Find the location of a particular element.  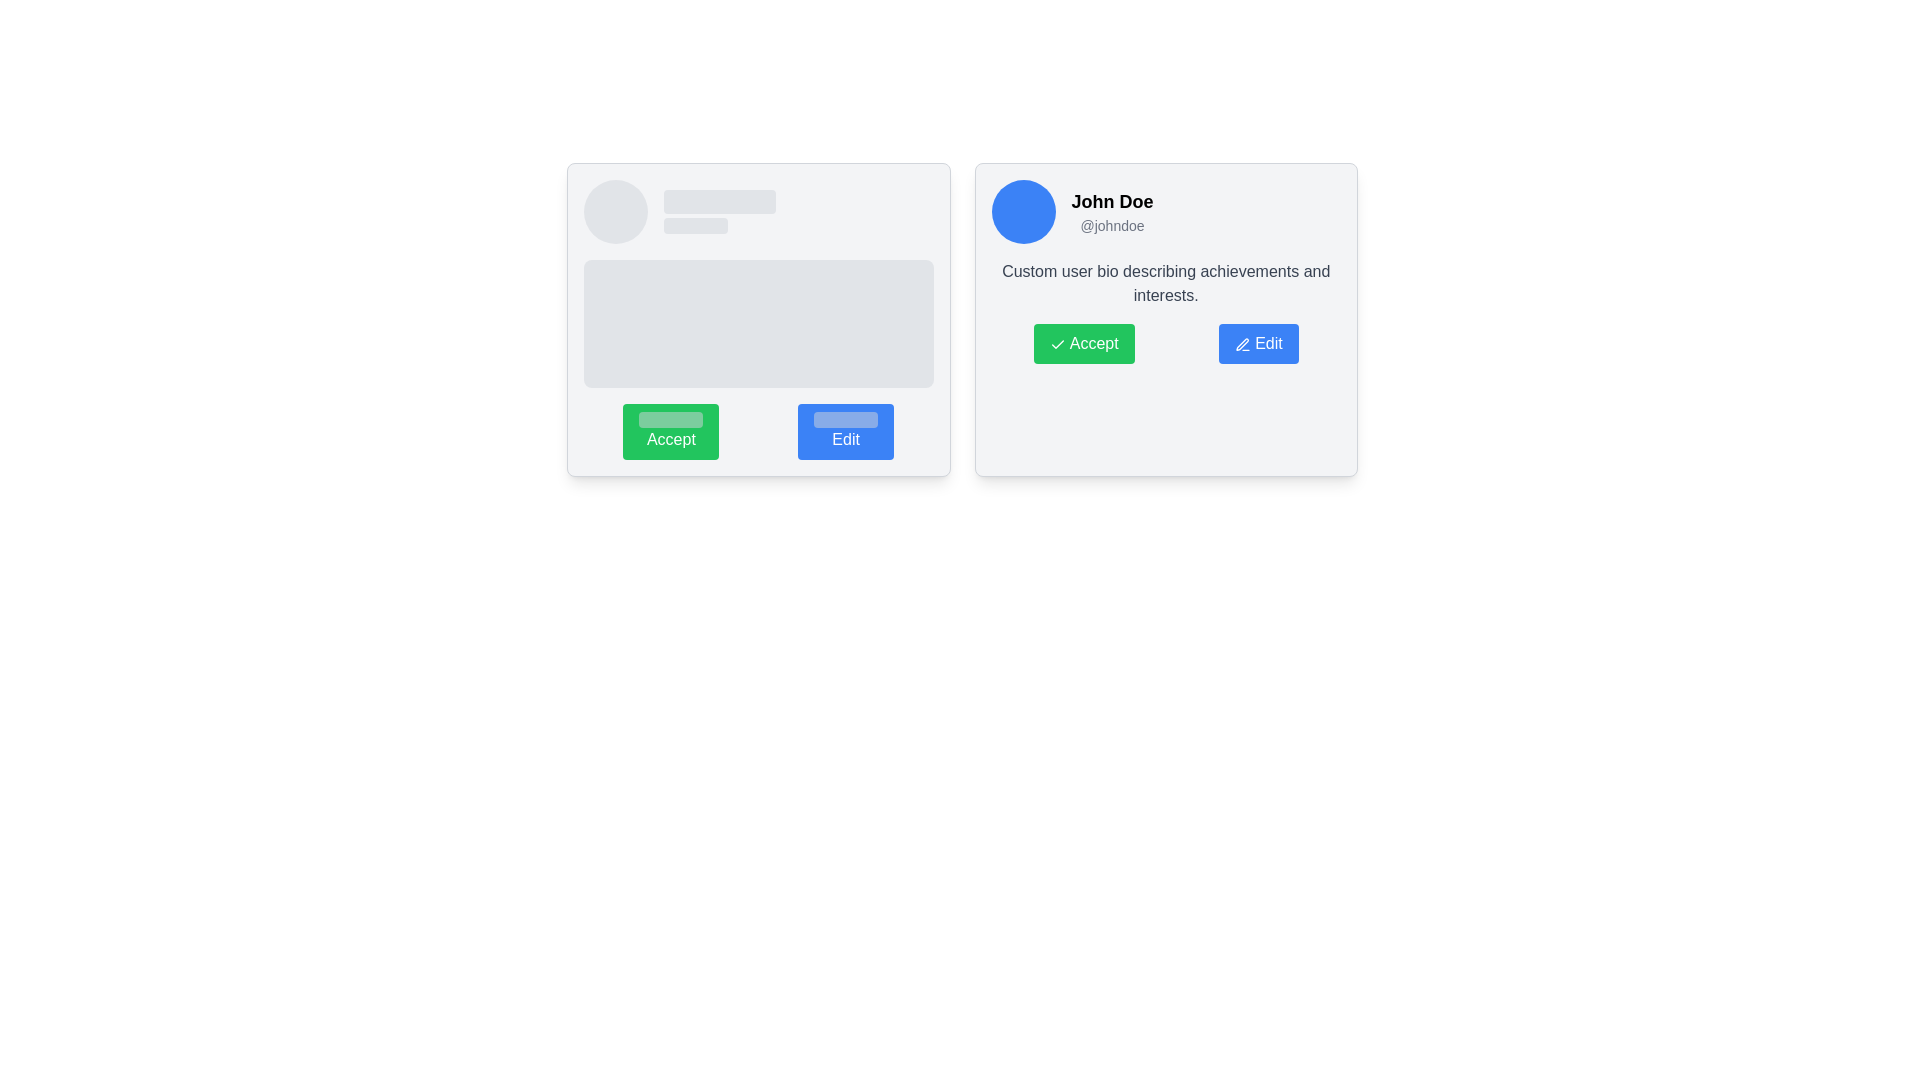

the avatar representing the user 'John Doe' located on the leftmost side of the component that includes the user's name and handle is located at coordinates (1023, 212).